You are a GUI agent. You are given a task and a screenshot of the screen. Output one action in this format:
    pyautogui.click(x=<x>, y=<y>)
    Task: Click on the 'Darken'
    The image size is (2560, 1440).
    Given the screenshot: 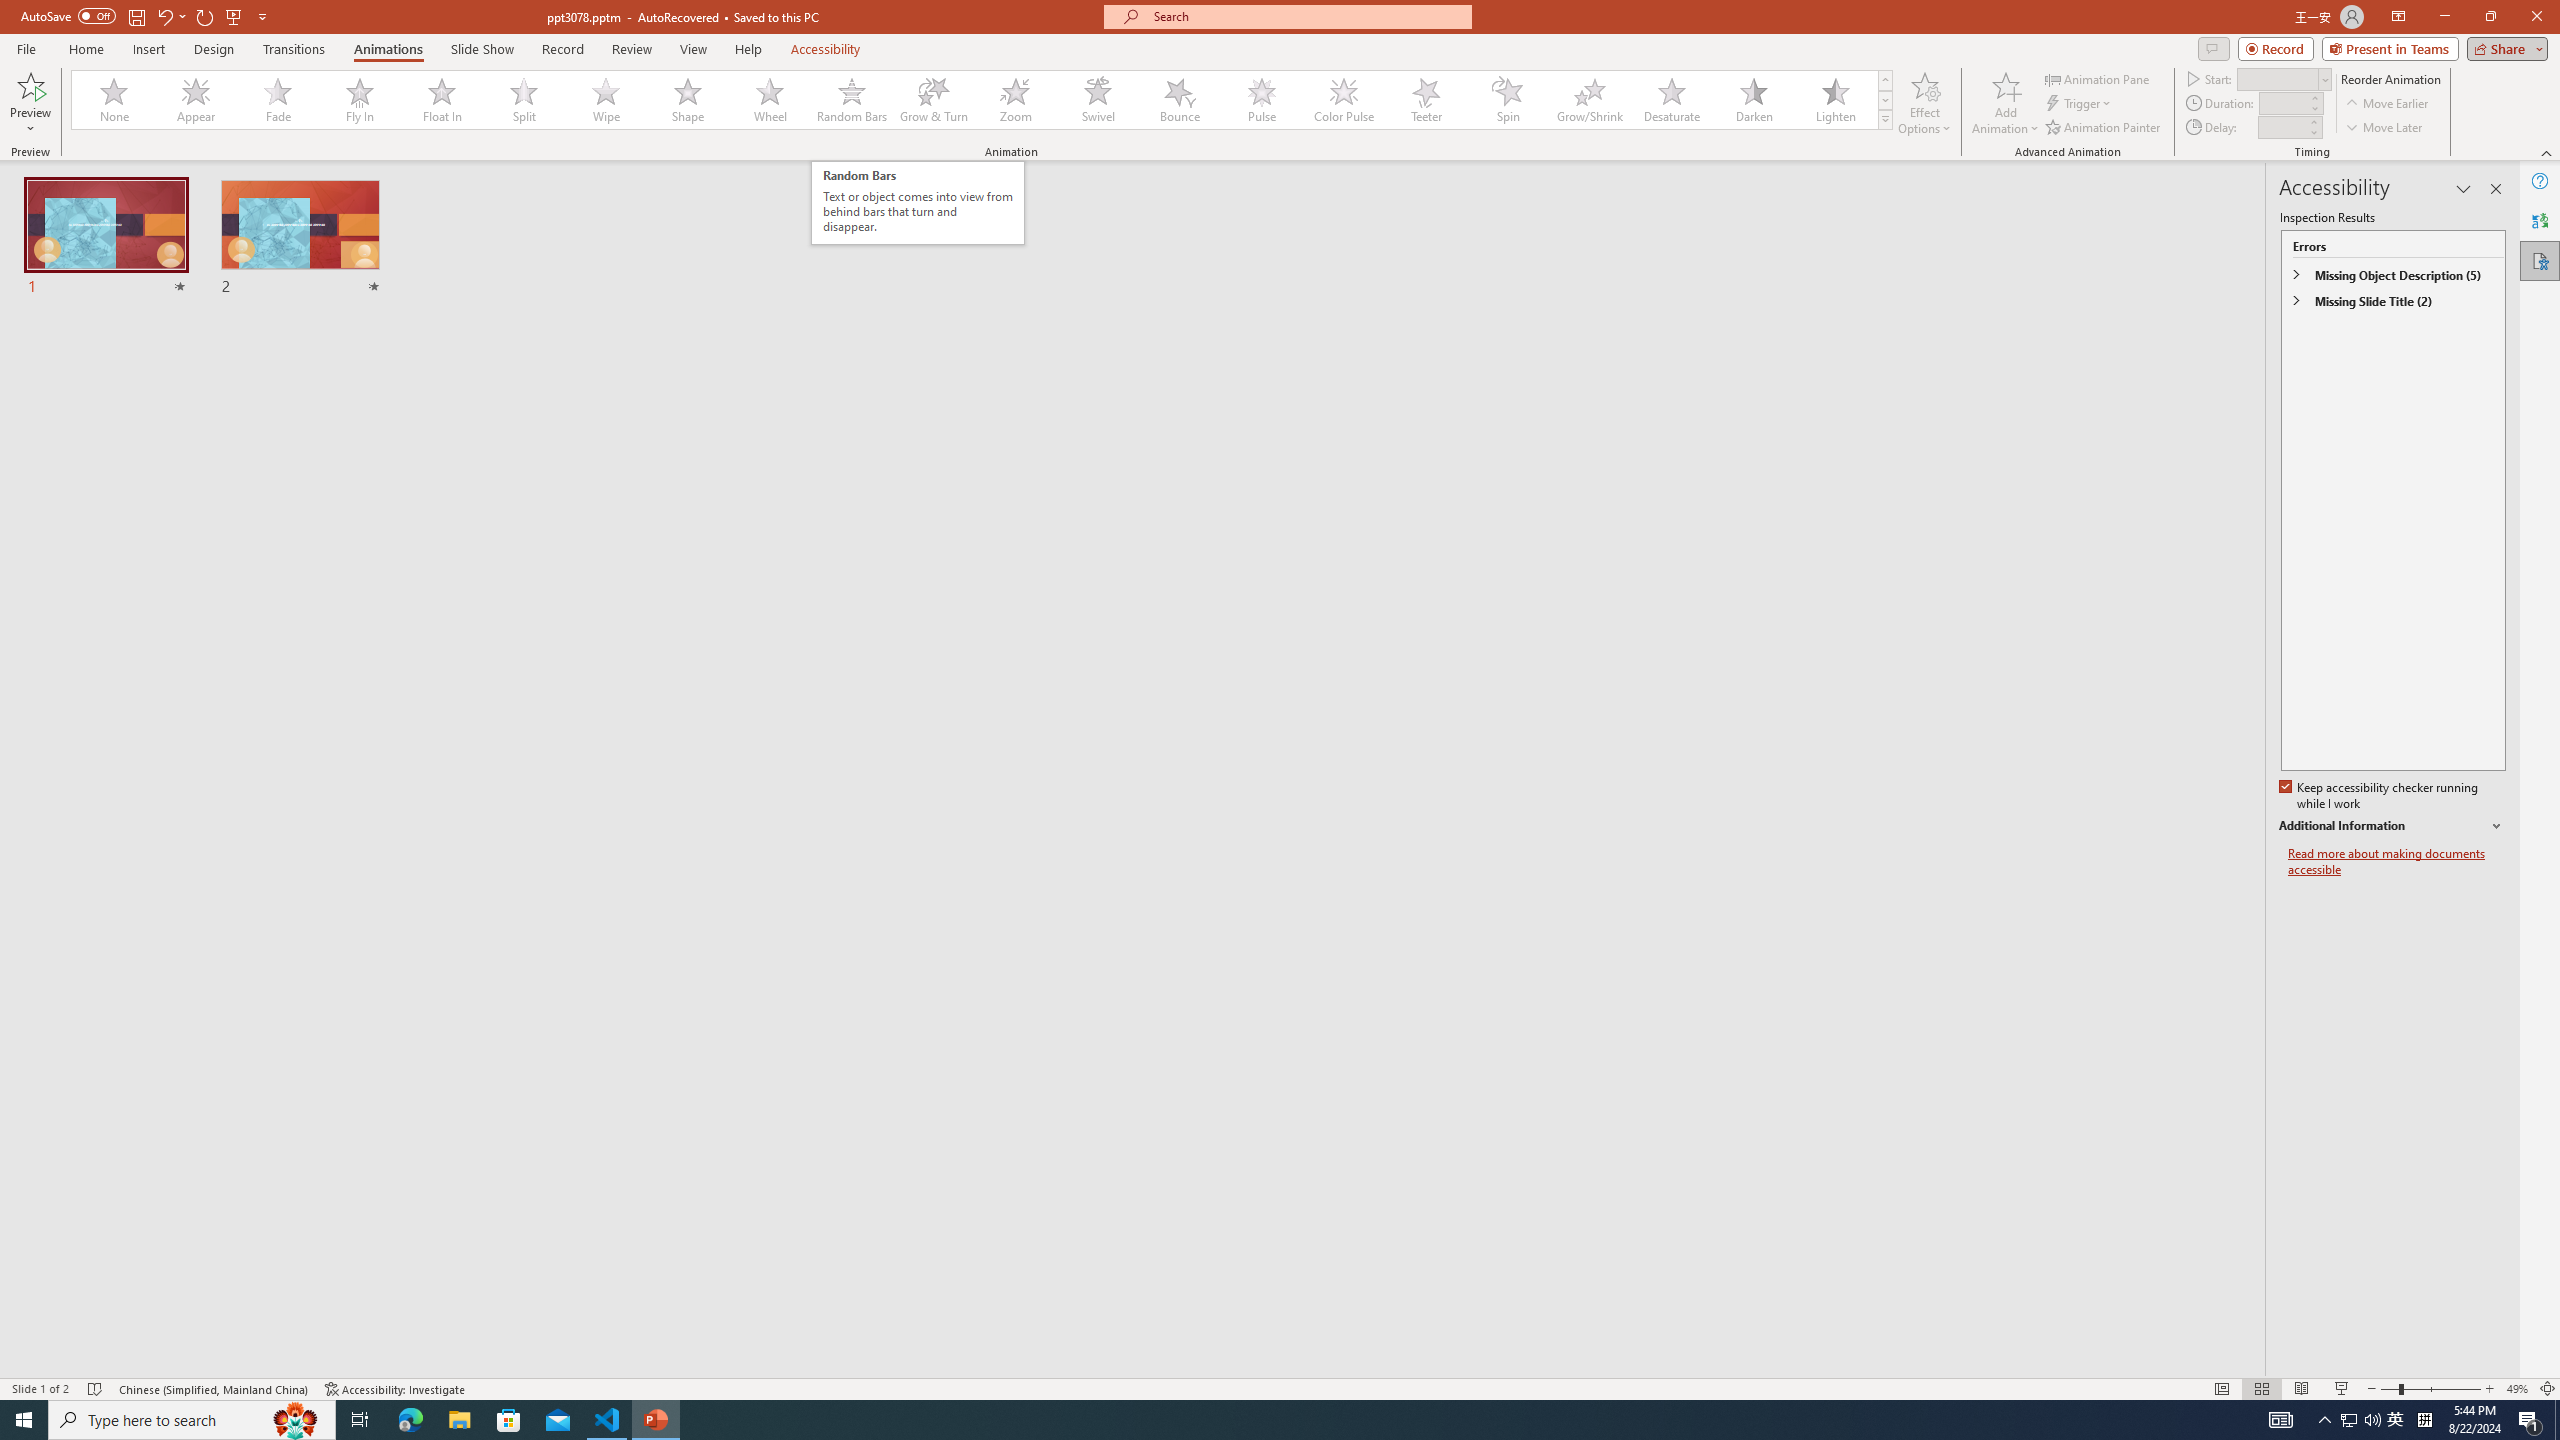 What is the action you would take?
    pyautogui.click(x=1752, y=99)
    